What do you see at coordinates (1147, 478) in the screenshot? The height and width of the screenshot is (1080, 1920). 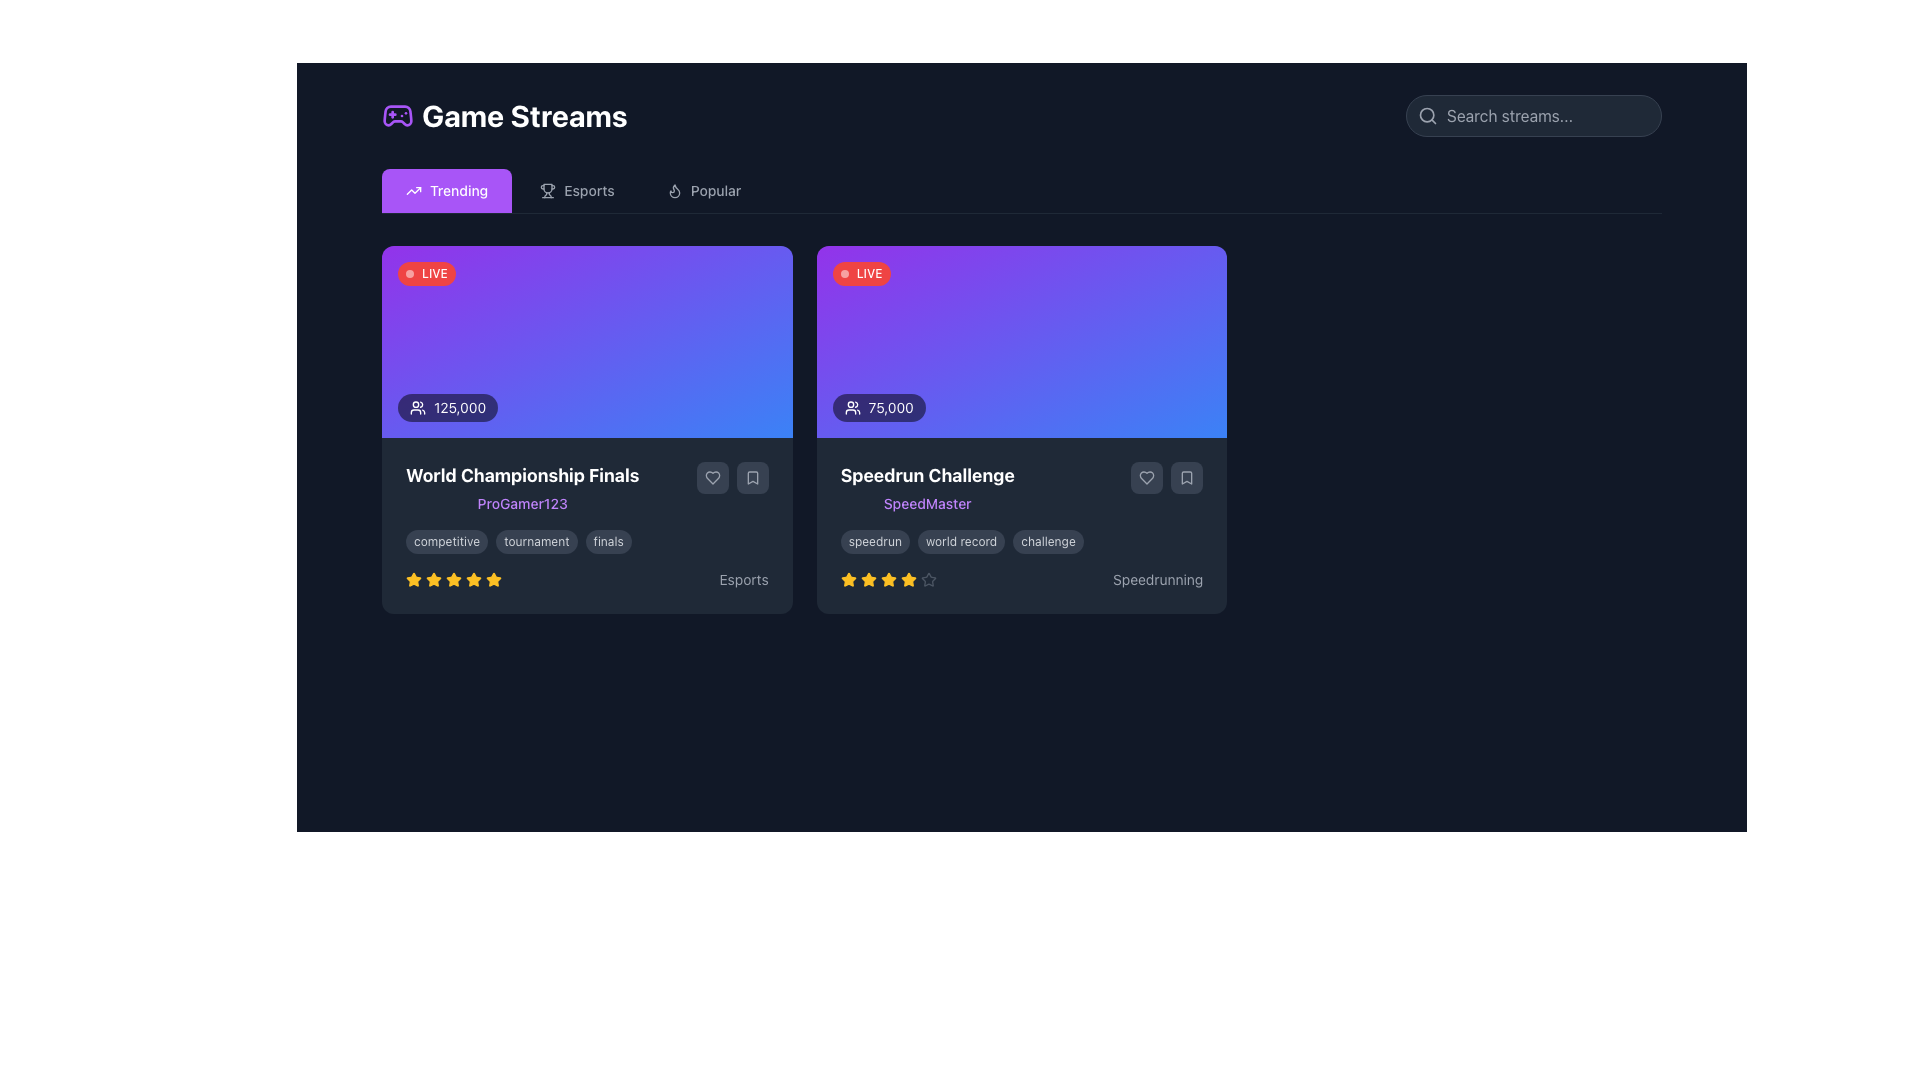 I see `the heart-shaped icon in the love section of the Speedrun Challenge card to mark it as liked` at bounding box center [1147, 478].